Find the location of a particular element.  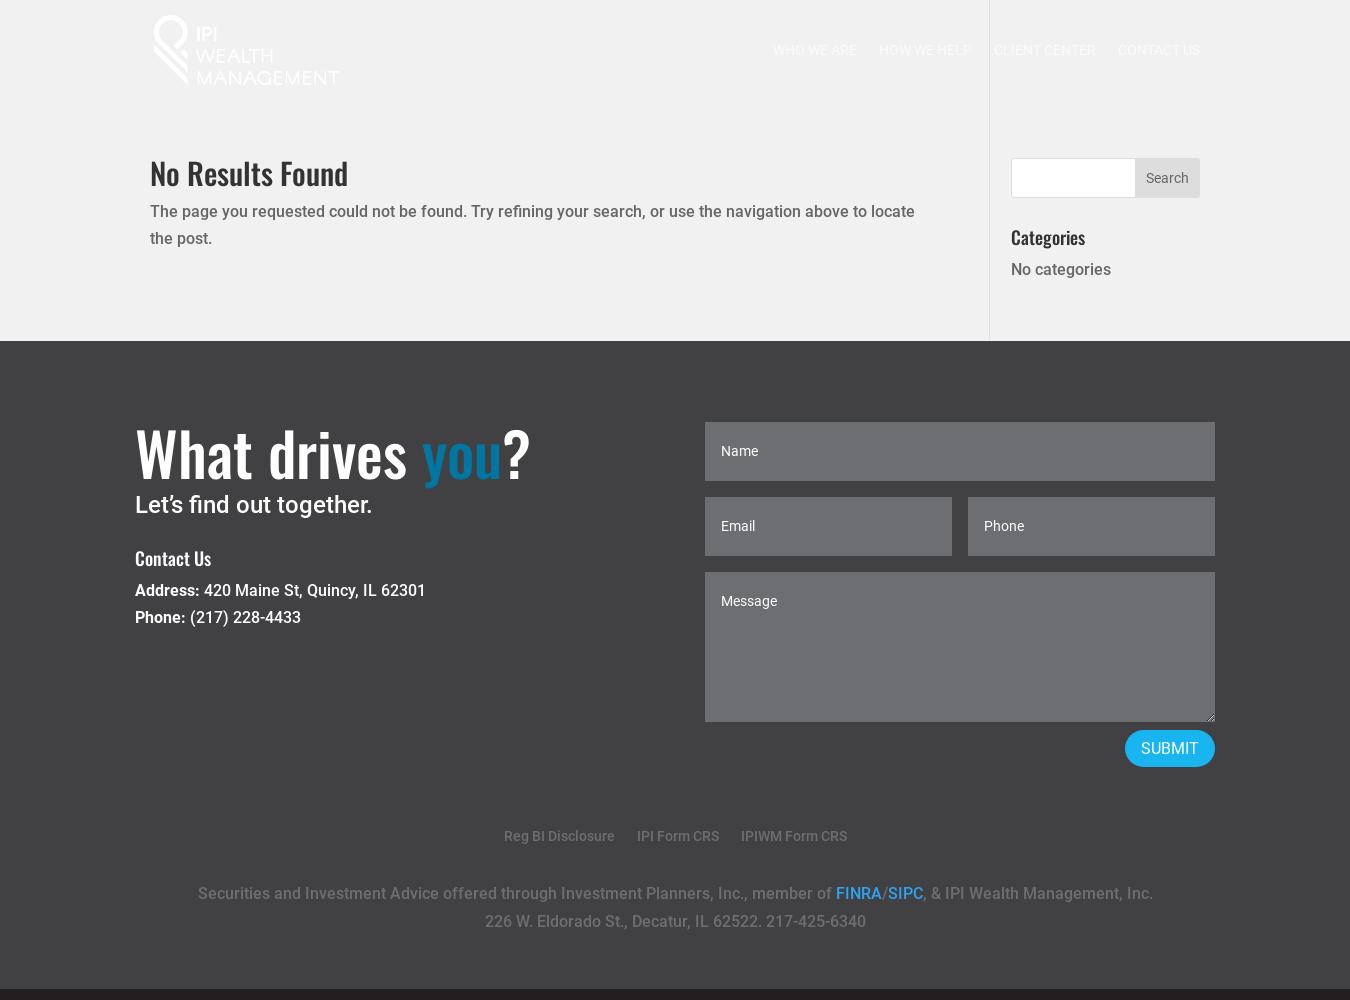

'The page you requested could not be found. Try refining your search, or use the navigation above to locate the post.' is located at coordinates (531, 224).